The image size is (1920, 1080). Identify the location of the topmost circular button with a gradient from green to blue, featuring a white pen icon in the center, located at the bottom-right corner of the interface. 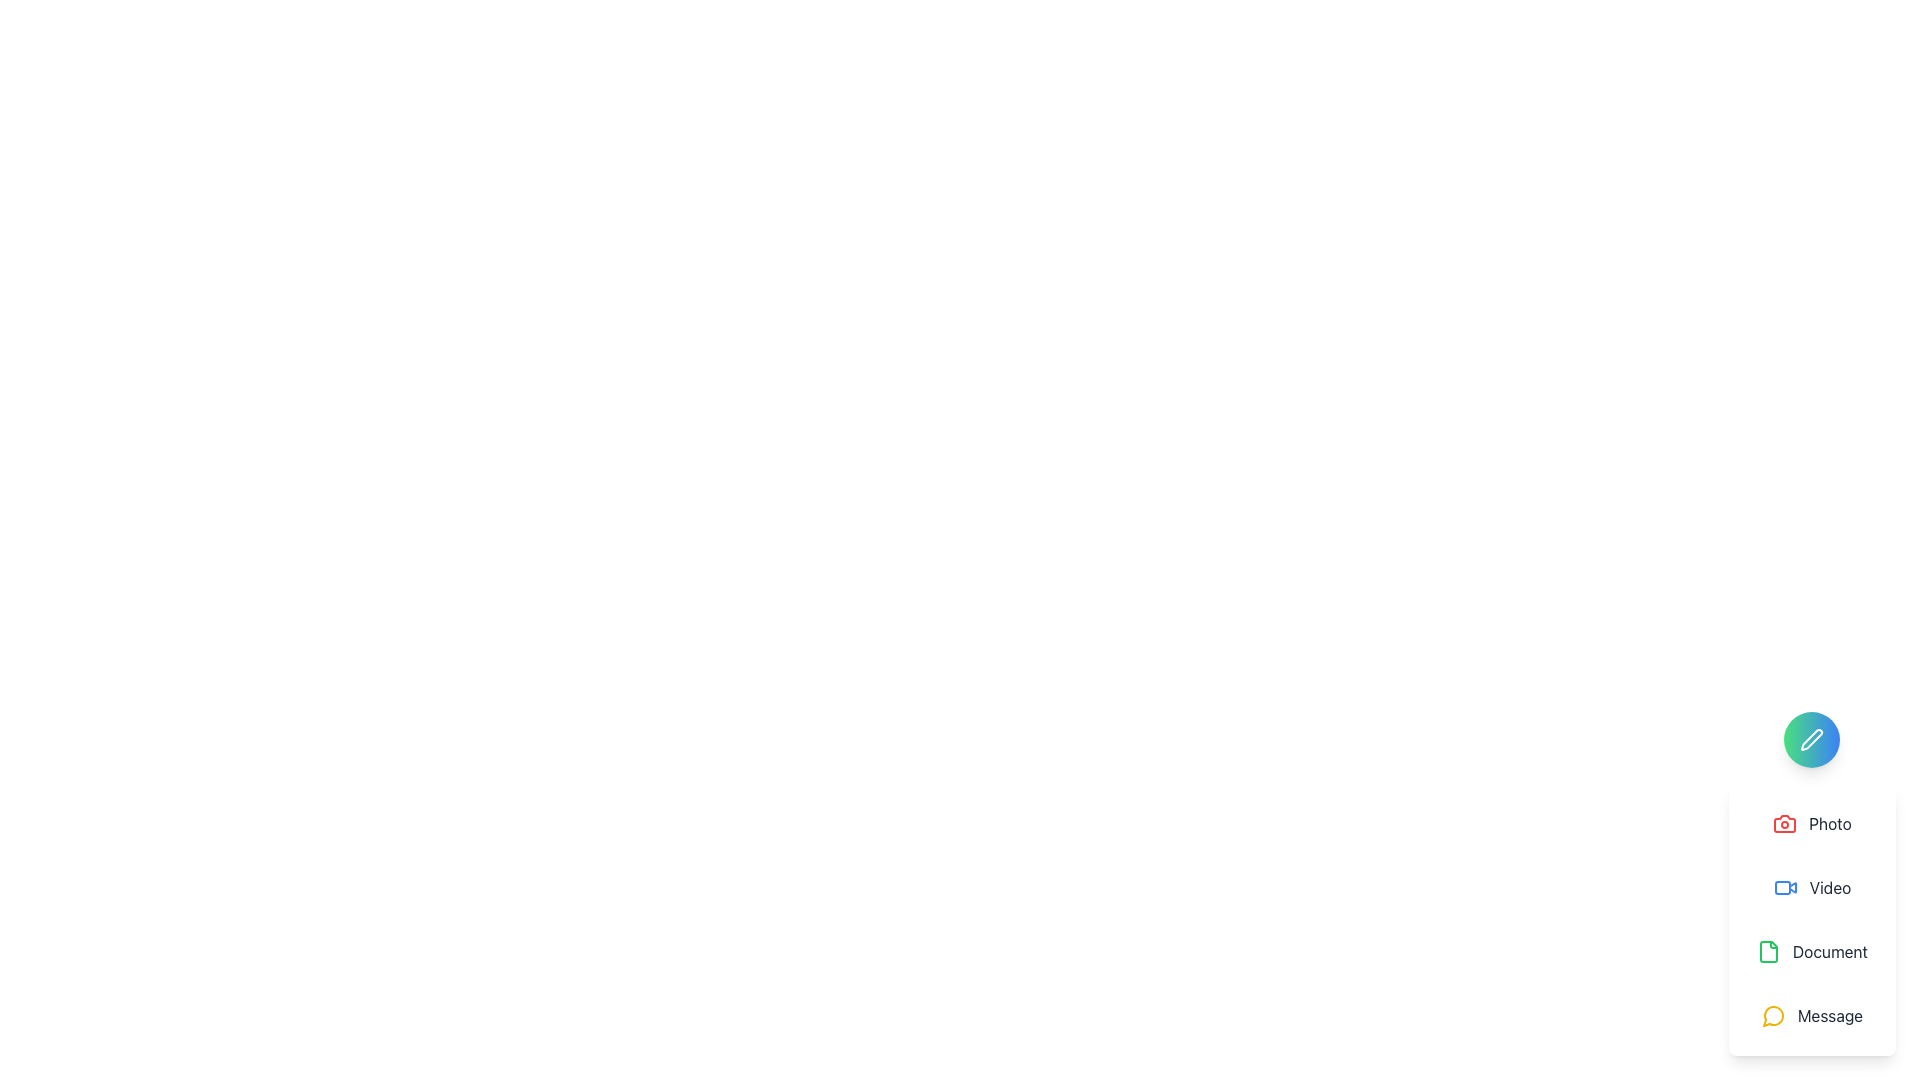
(1812, 740).